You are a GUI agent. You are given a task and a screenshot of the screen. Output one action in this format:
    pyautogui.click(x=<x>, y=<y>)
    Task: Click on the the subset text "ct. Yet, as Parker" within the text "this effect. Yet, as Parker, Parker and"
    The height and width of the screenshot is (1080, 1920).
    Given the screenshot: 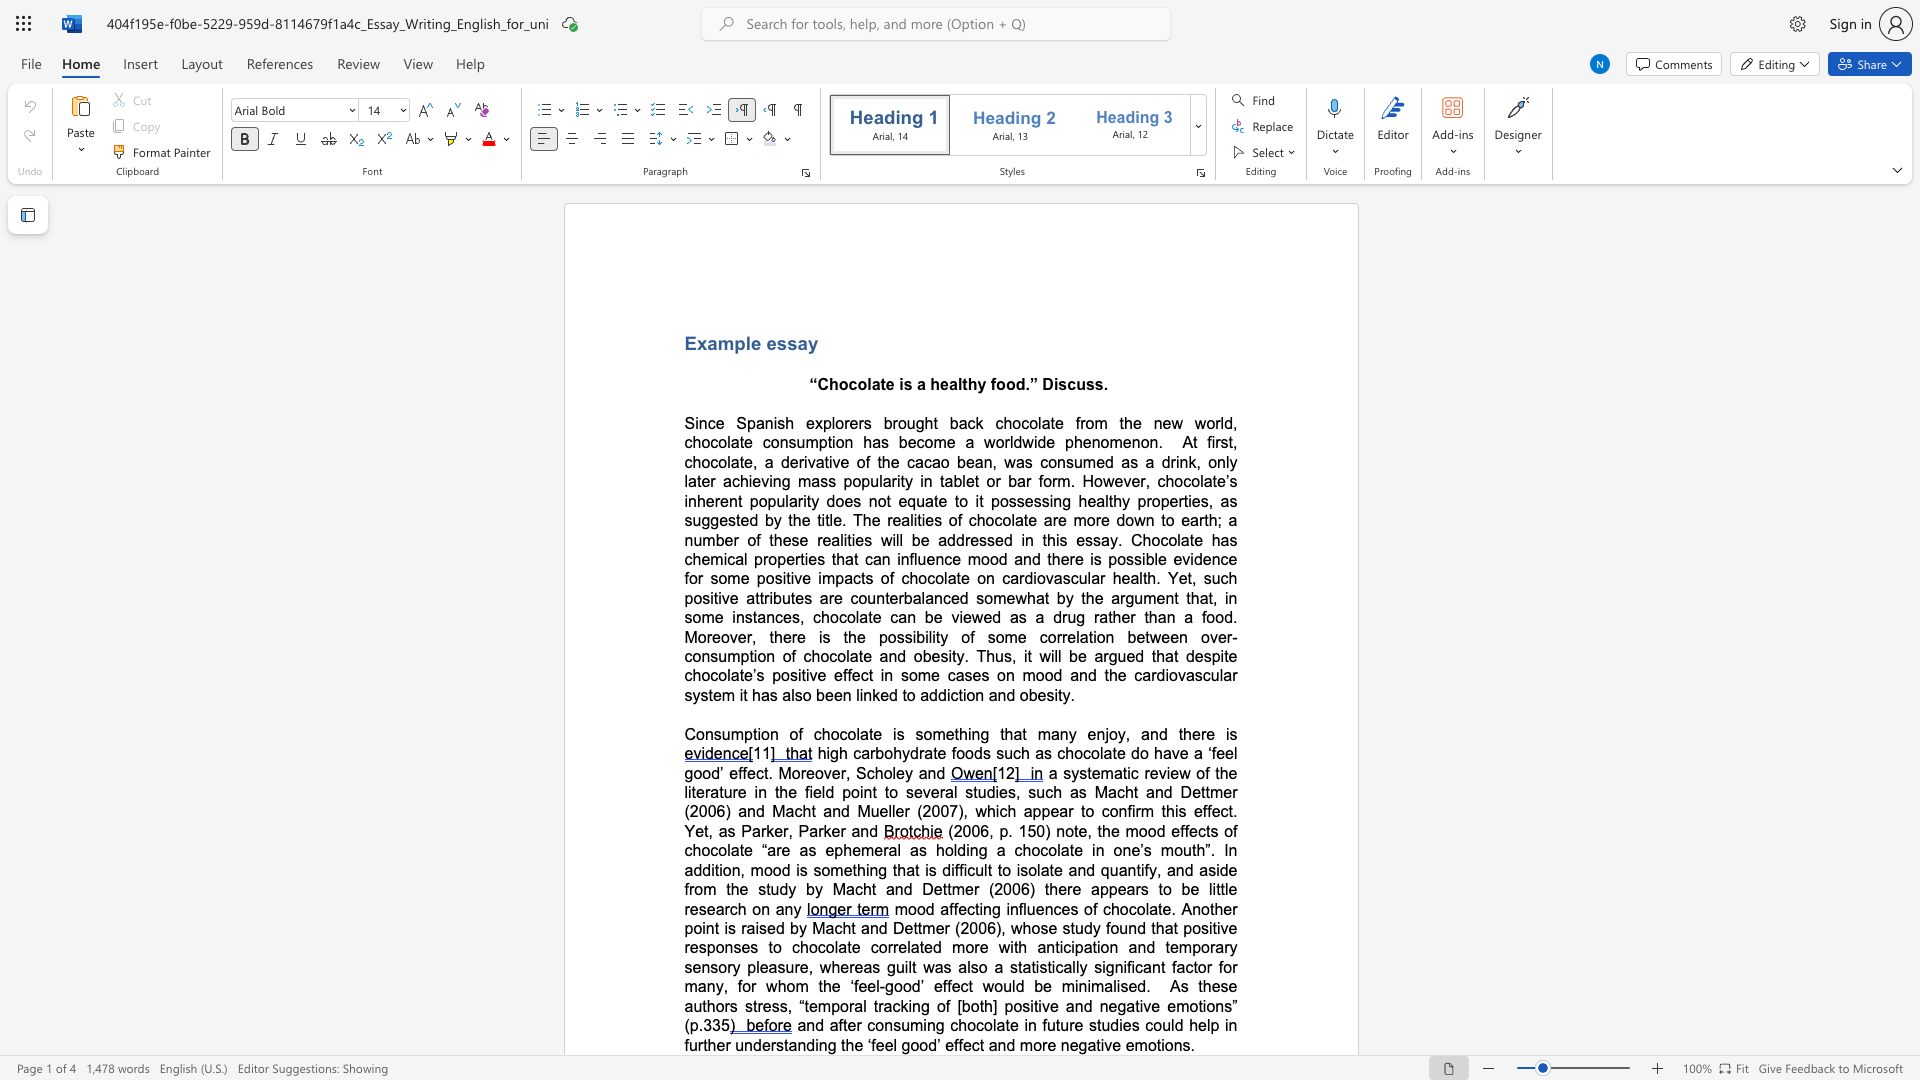 What is the action you would take?
    pyautogui.click(x=1219, y=811)
    